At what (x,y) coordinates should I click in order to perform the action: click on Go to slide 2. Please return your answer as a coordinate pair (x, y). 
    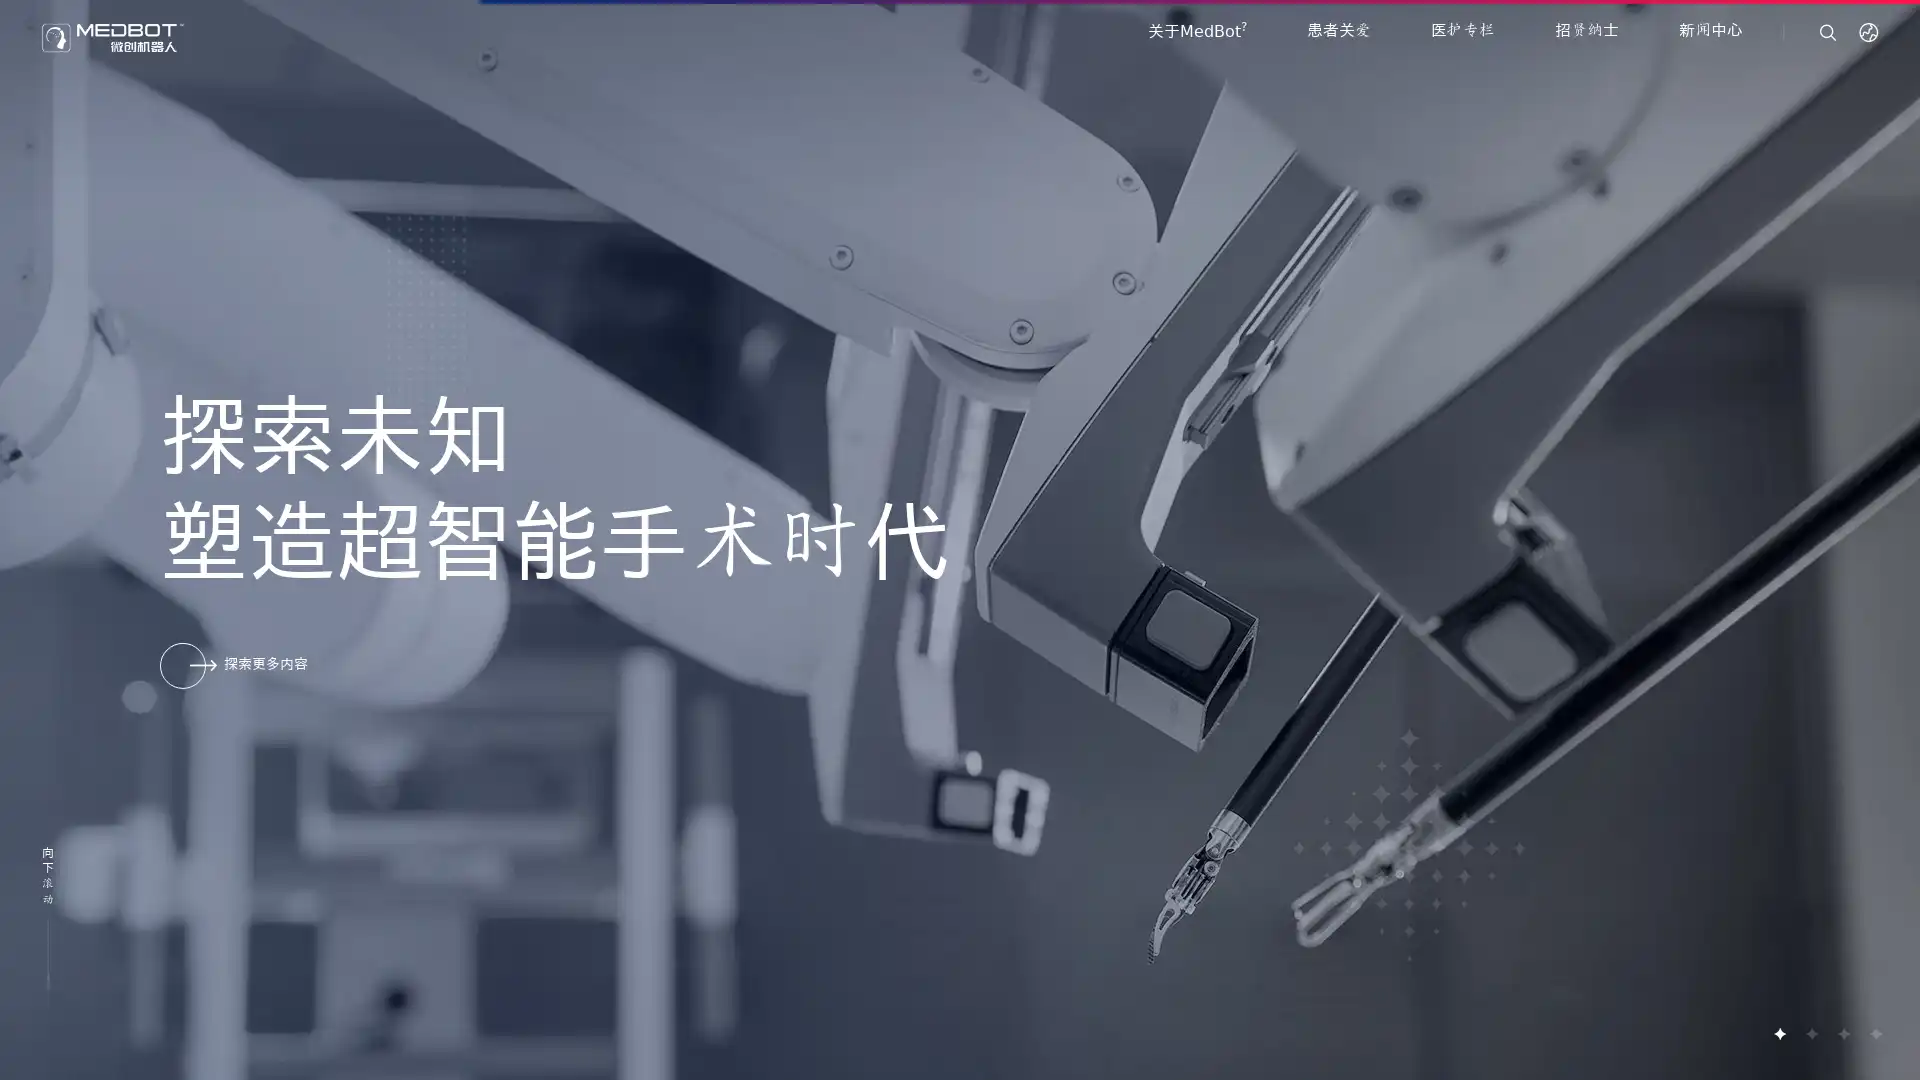
    Looking at the image, I should click on (1810, 1033).